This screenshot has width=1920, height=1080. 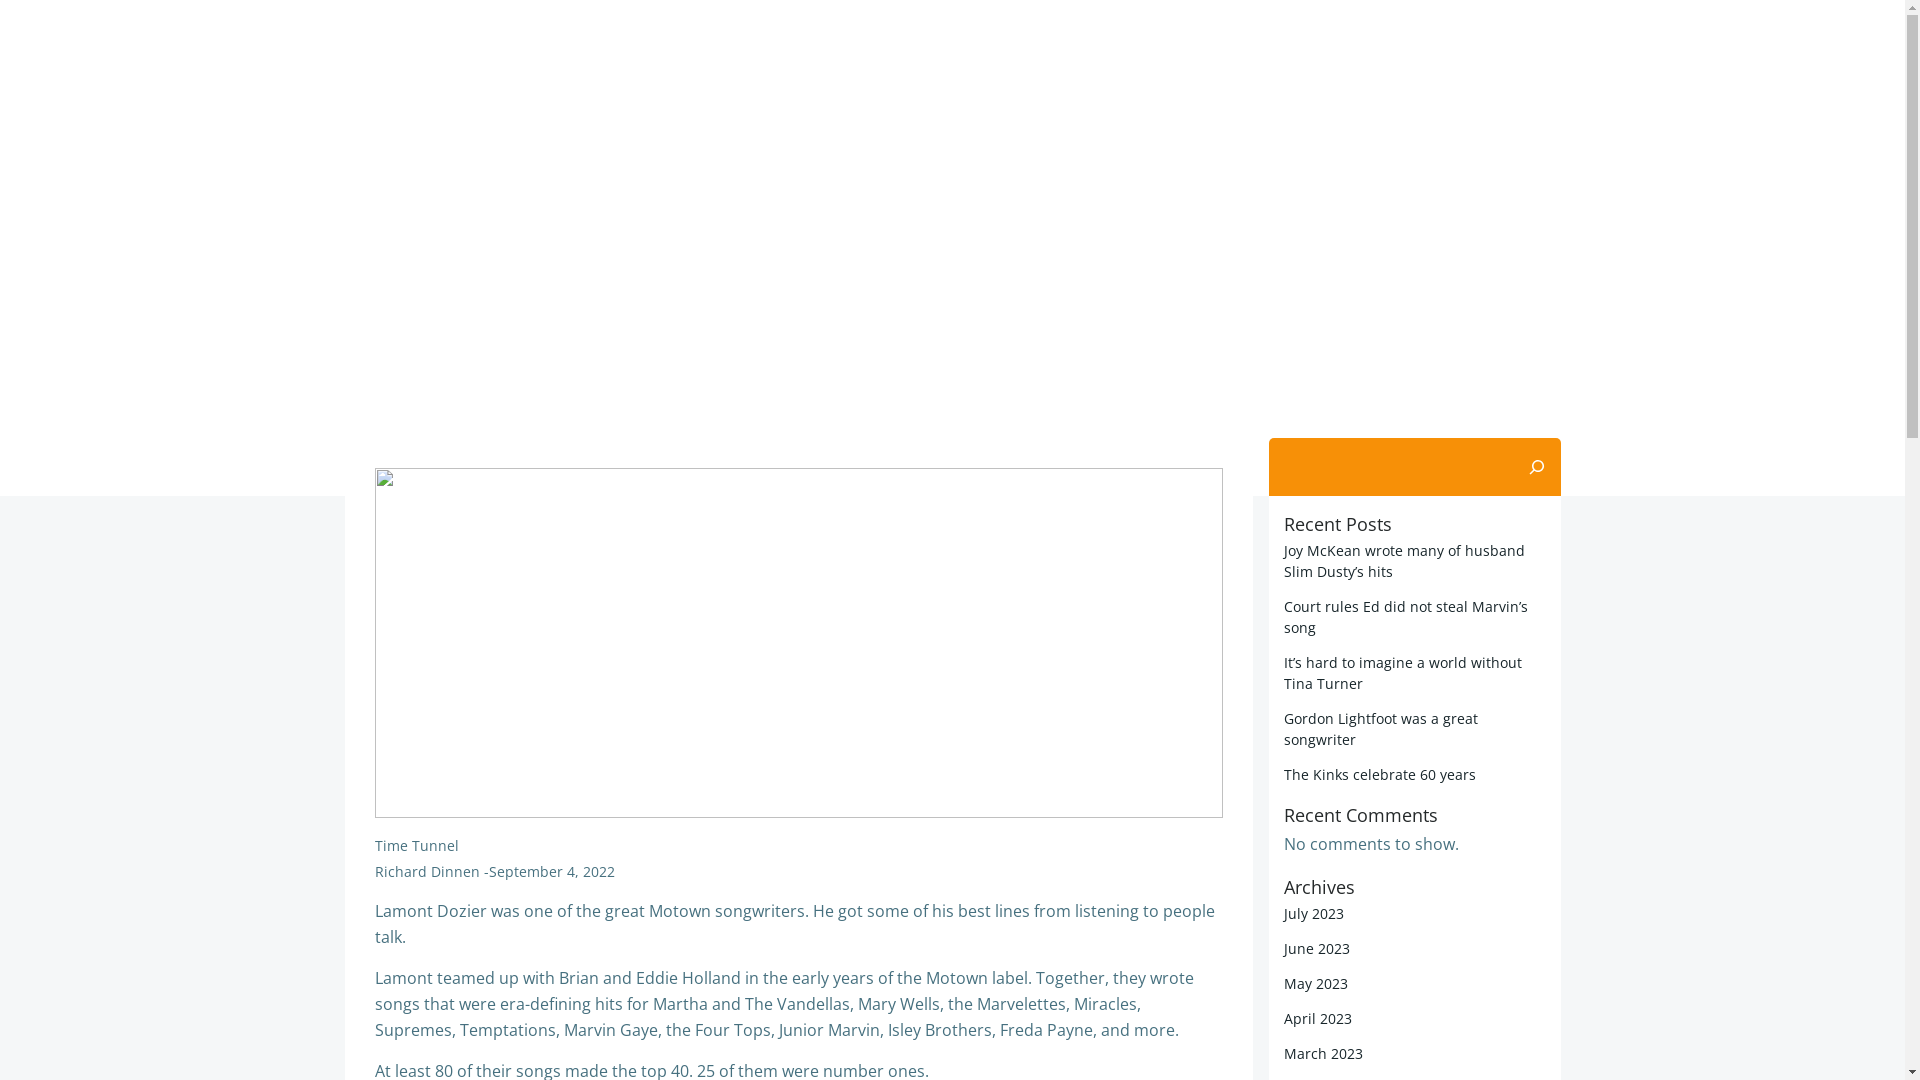 What do you see at coordinates (1283, 729) in the screenshot?
I see `'Gordon Lightfoot was a great songwriter'` at bounding box center [1283, 729].